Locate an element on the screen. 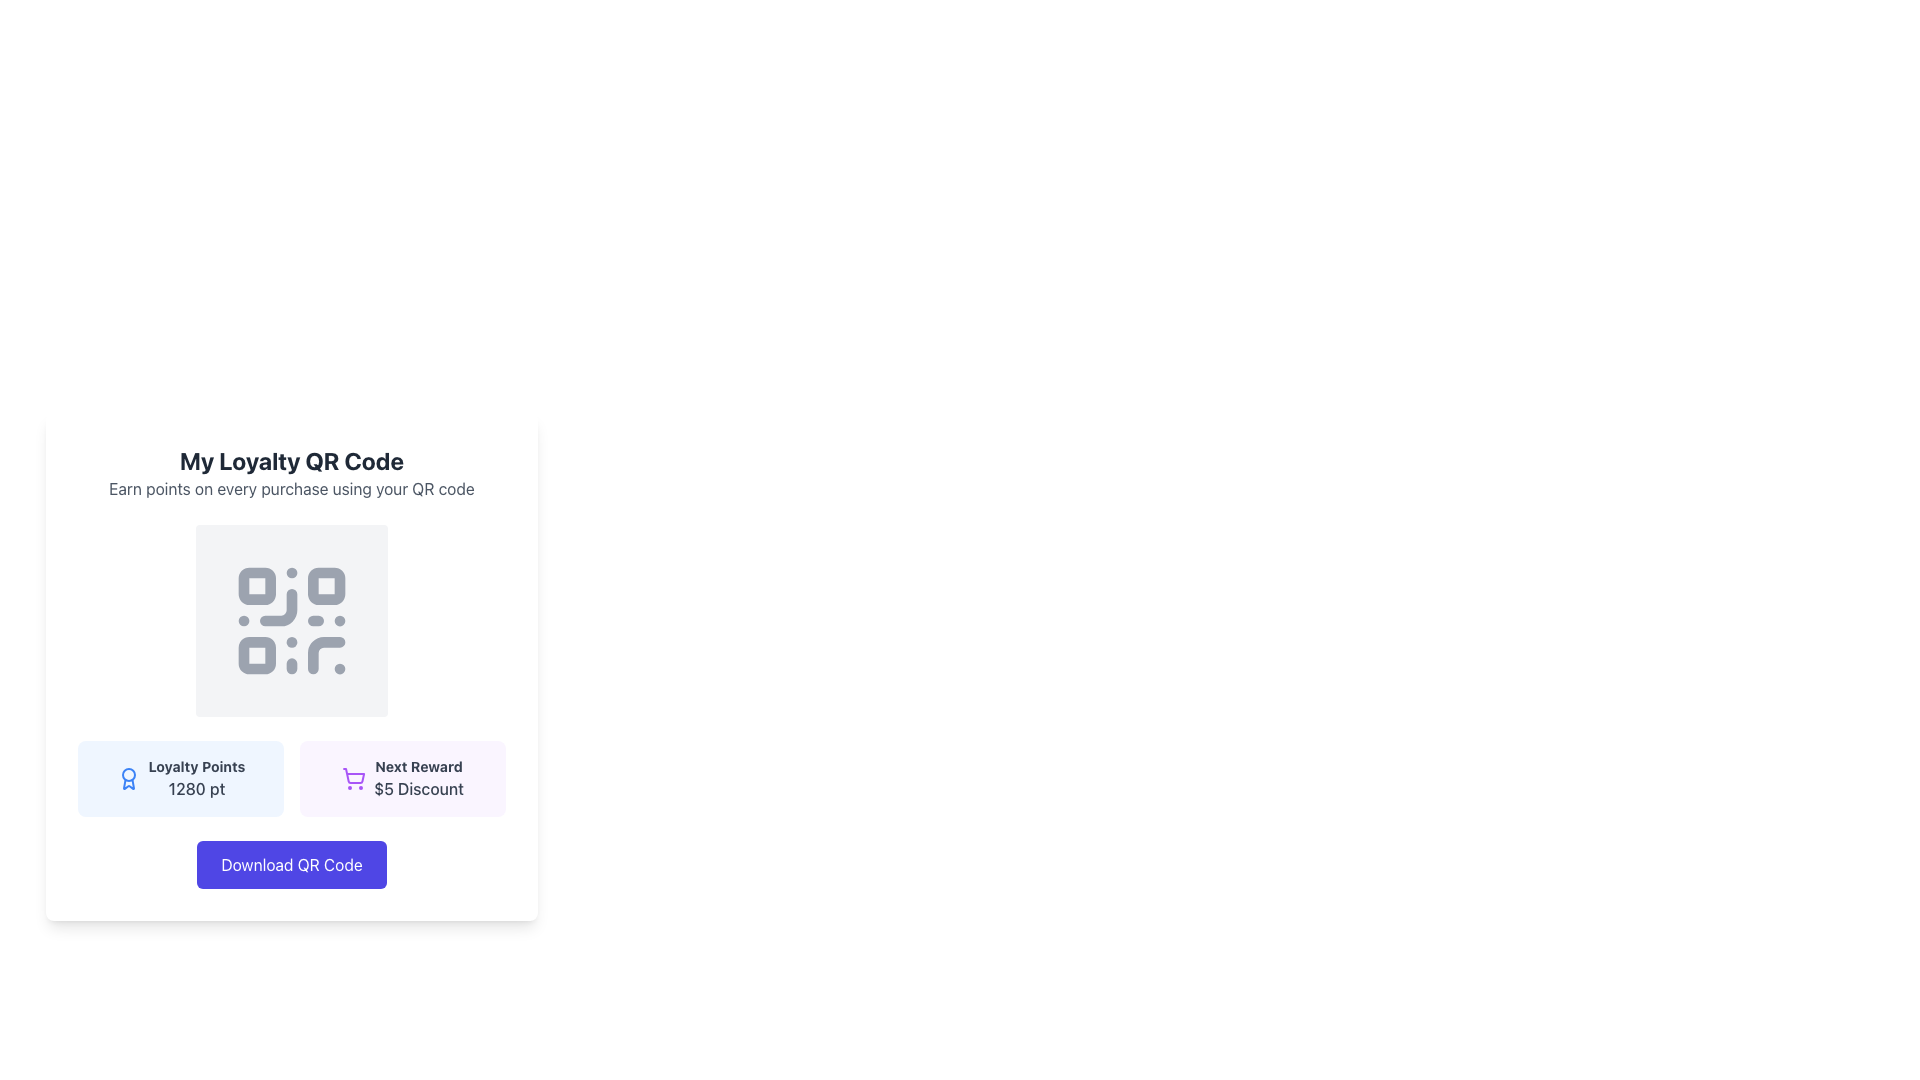 The width and height of the screenshot is (1920, 1080). text label displaying '$5 Discount' located below the 'Next Reward' text in the right-hand section of the two-column card layout is located at coordinates (417, 788).